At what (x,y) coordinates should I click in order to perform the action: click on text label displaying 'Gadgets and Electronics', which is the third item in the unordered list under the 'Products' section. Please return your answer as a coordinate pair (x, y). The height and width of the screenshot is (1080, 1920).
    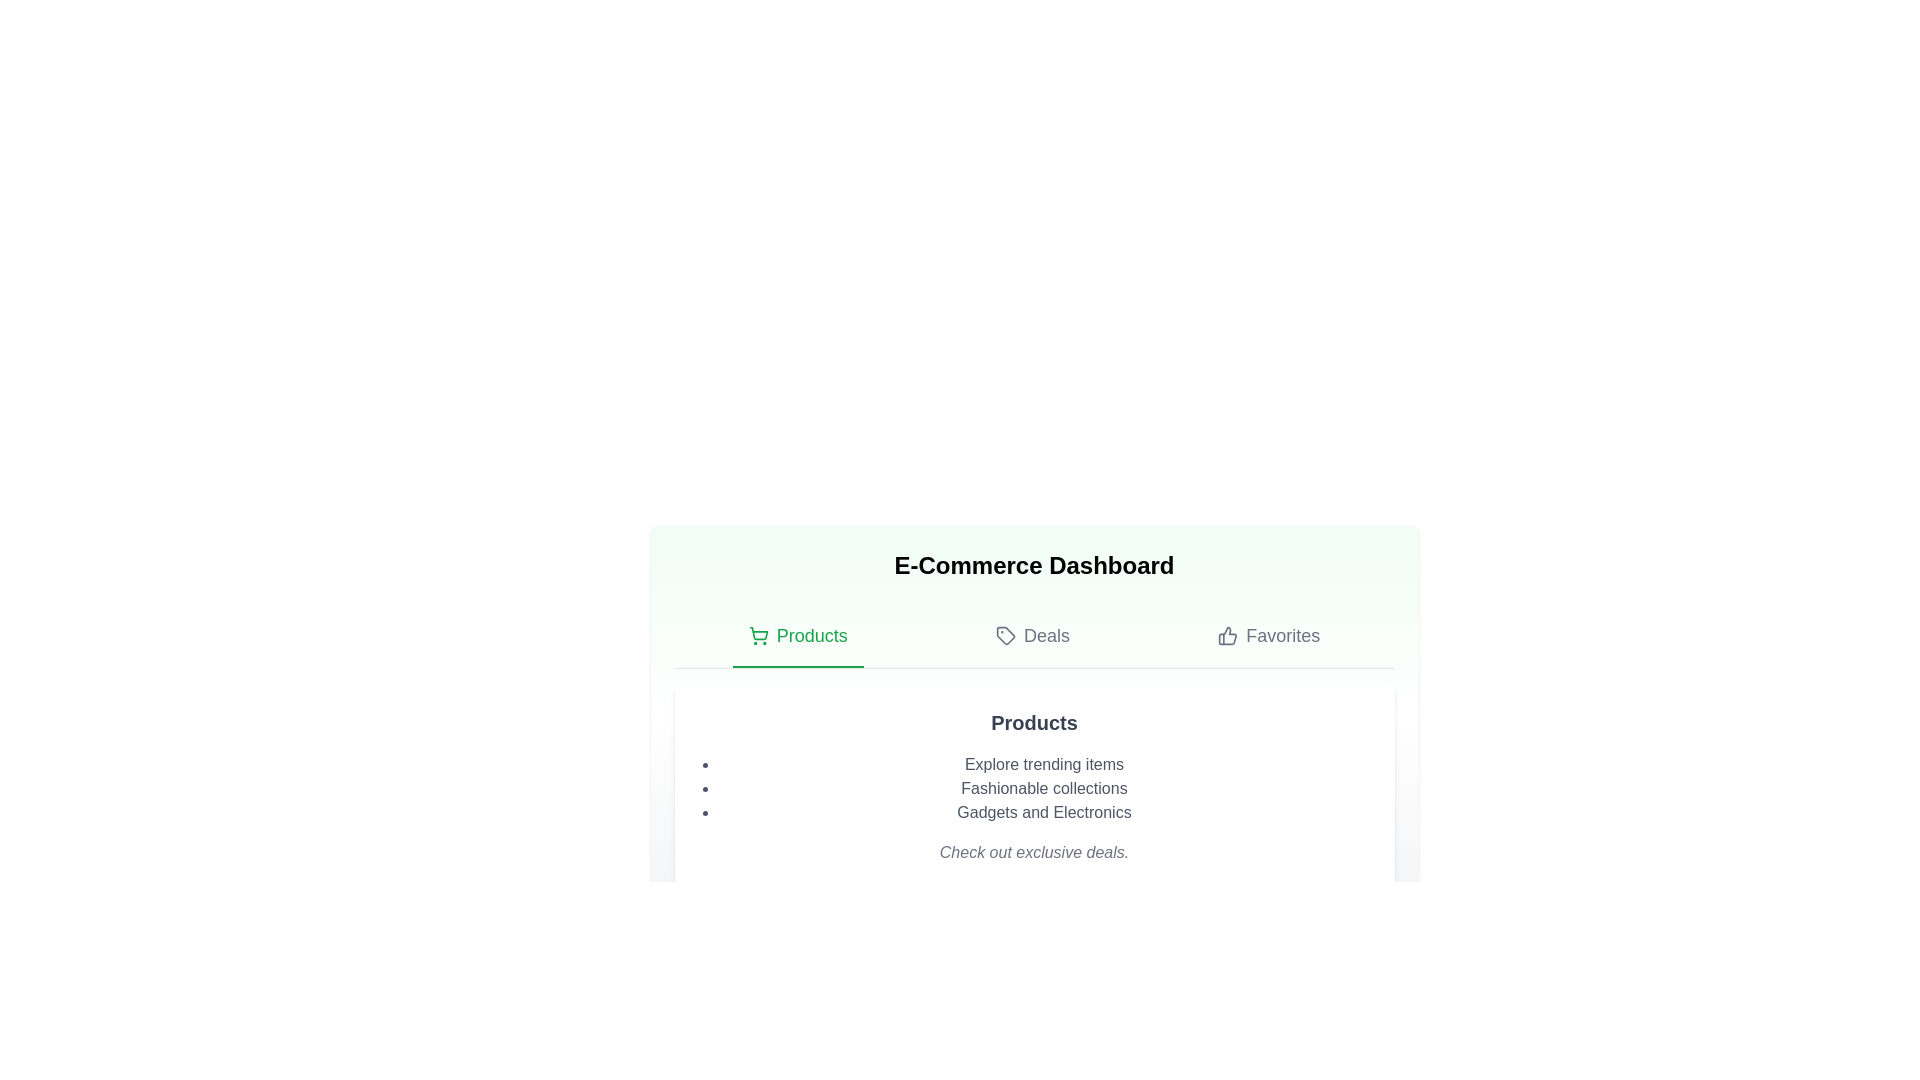
    Looking at the image, I should click on (1043, 813).